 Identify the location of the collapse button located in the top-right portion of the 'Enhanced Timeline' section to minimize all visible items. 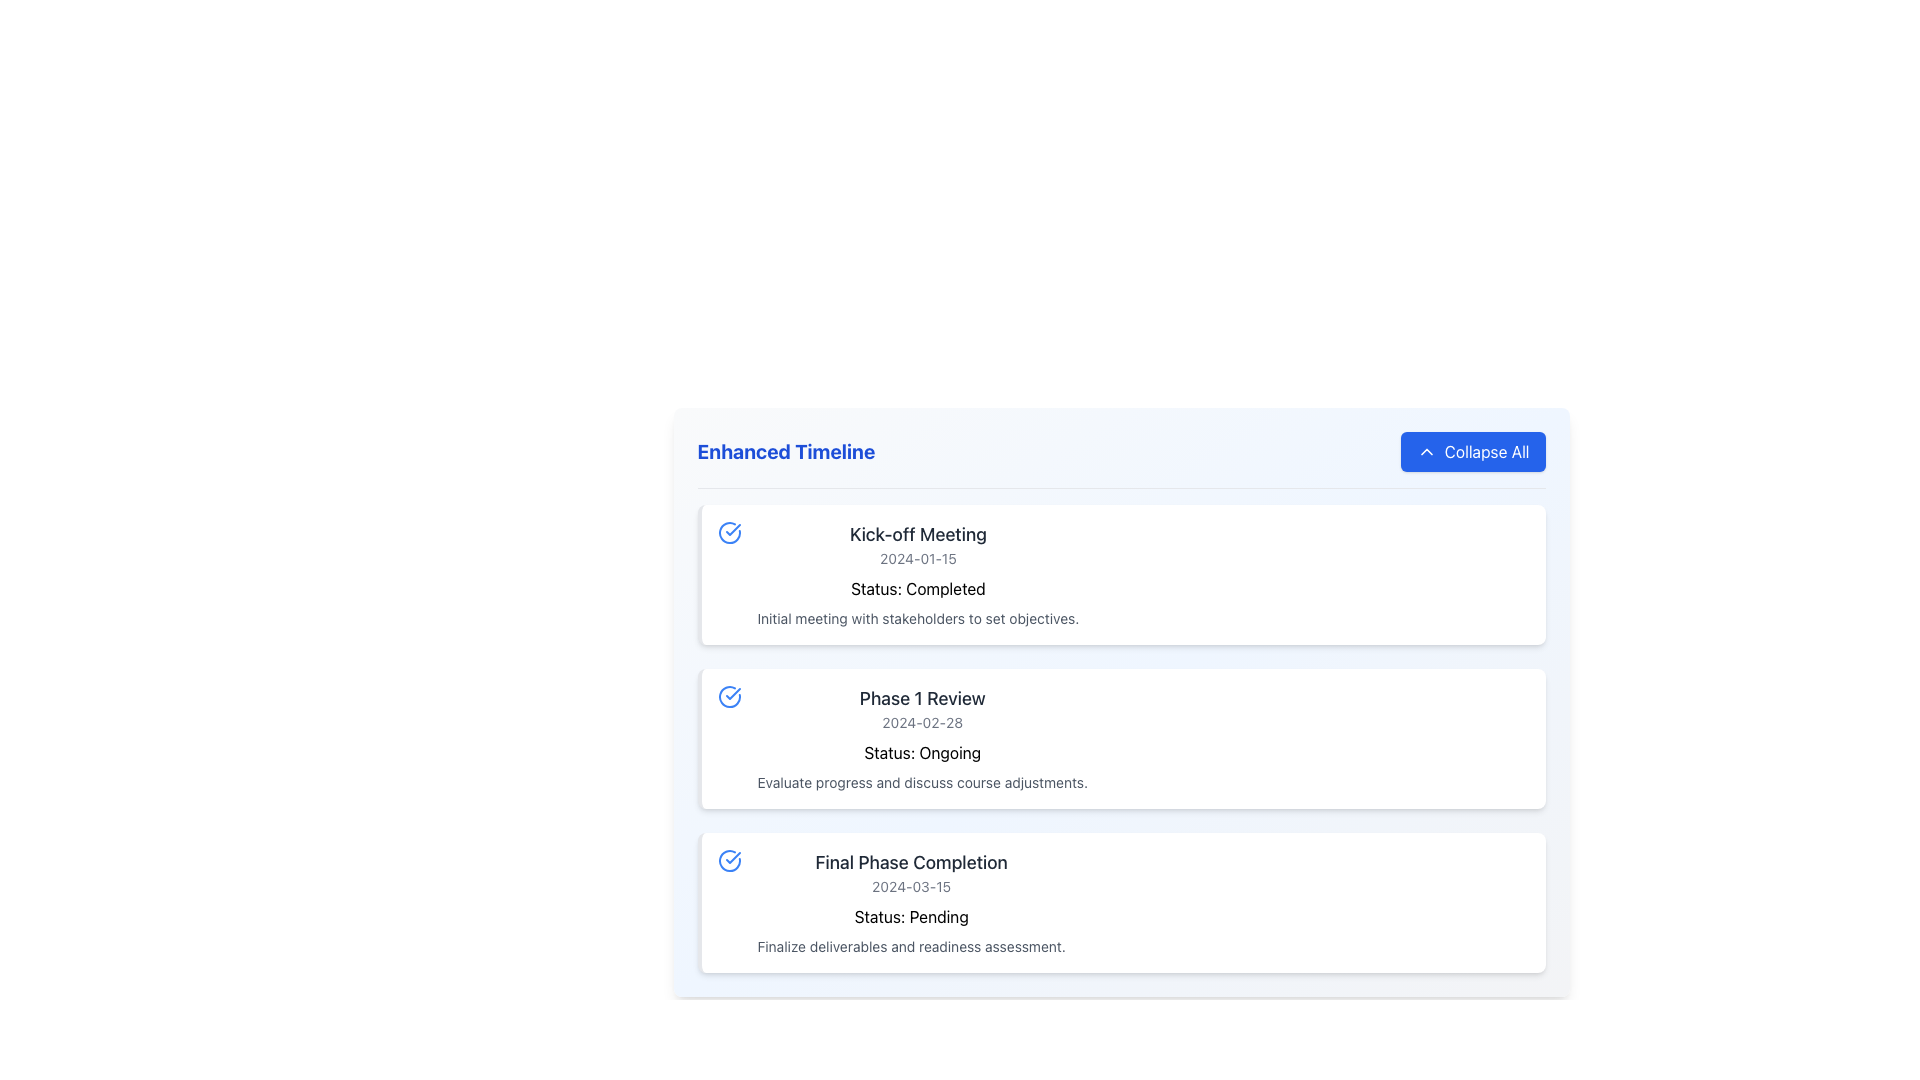
(1473, 451).